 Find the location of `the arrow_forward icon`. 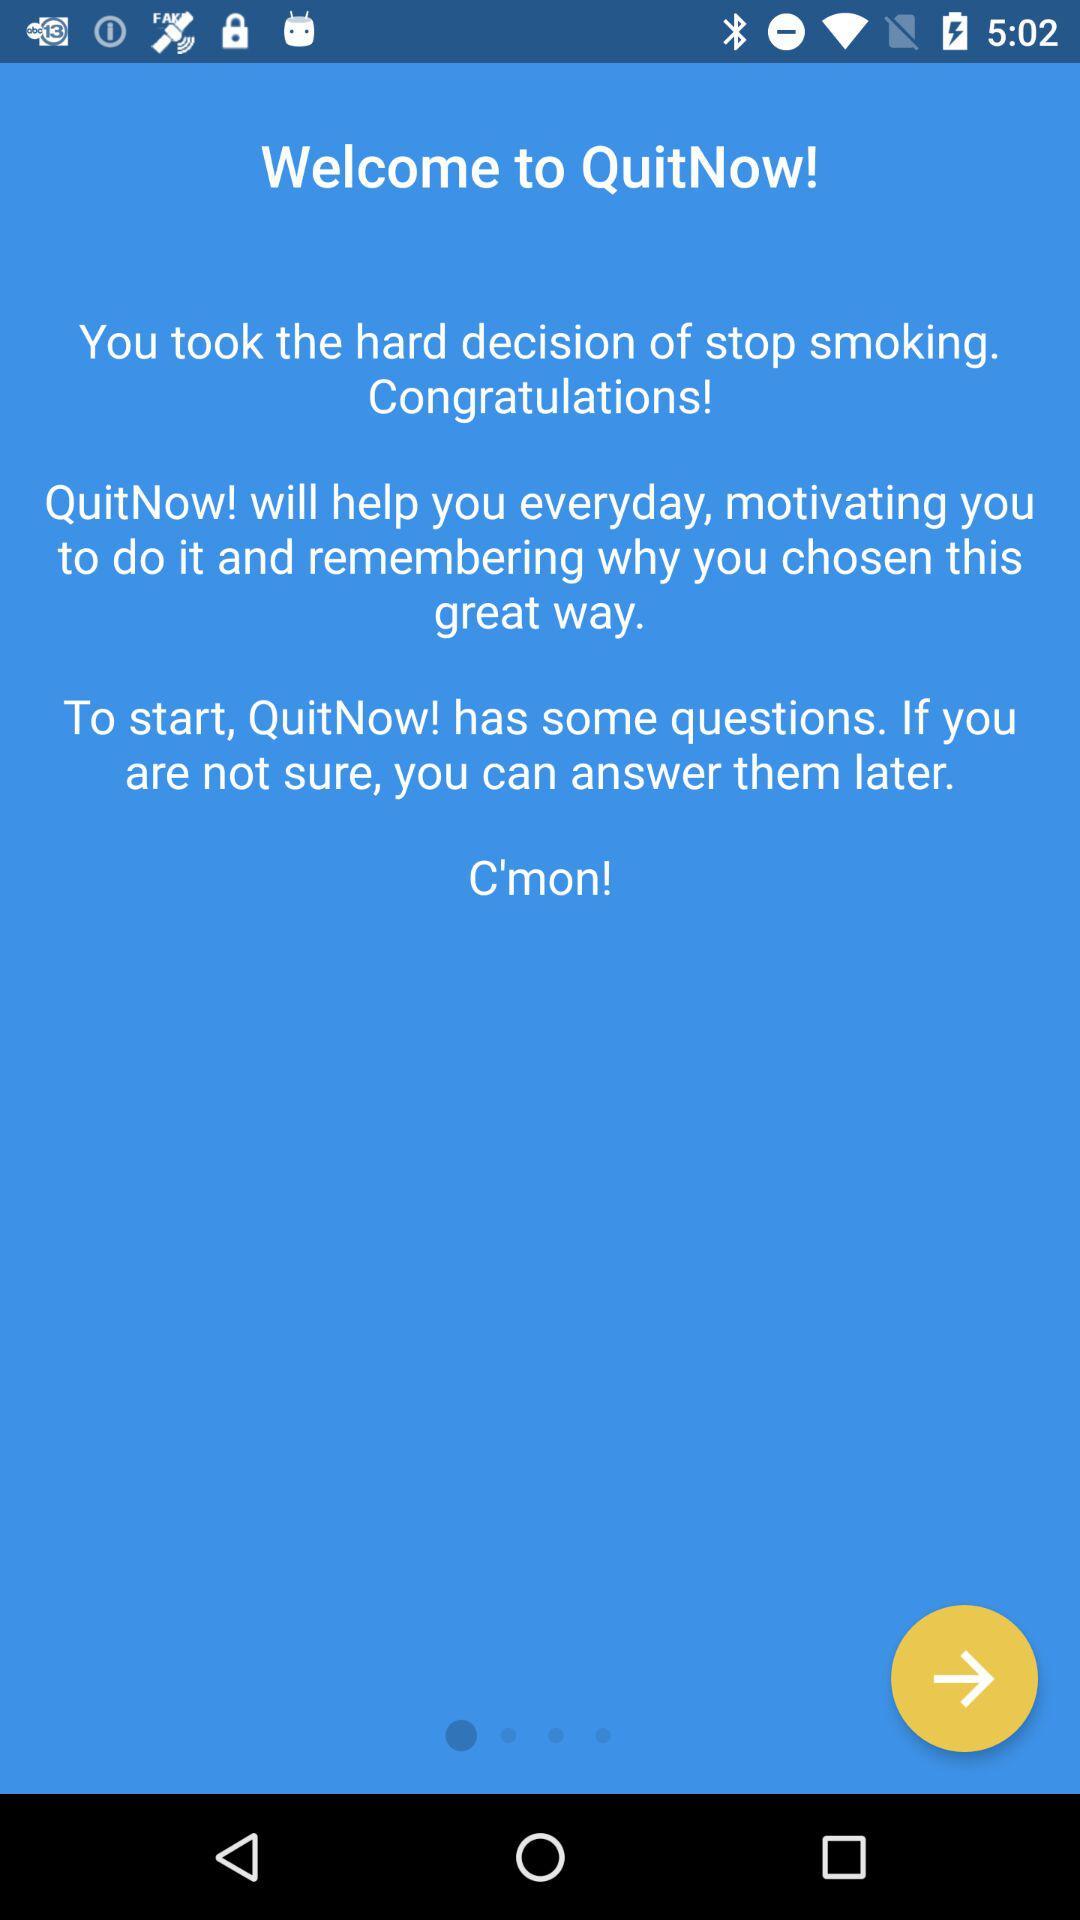

the arrow_forward icon is located at coordinates (963, 1678).